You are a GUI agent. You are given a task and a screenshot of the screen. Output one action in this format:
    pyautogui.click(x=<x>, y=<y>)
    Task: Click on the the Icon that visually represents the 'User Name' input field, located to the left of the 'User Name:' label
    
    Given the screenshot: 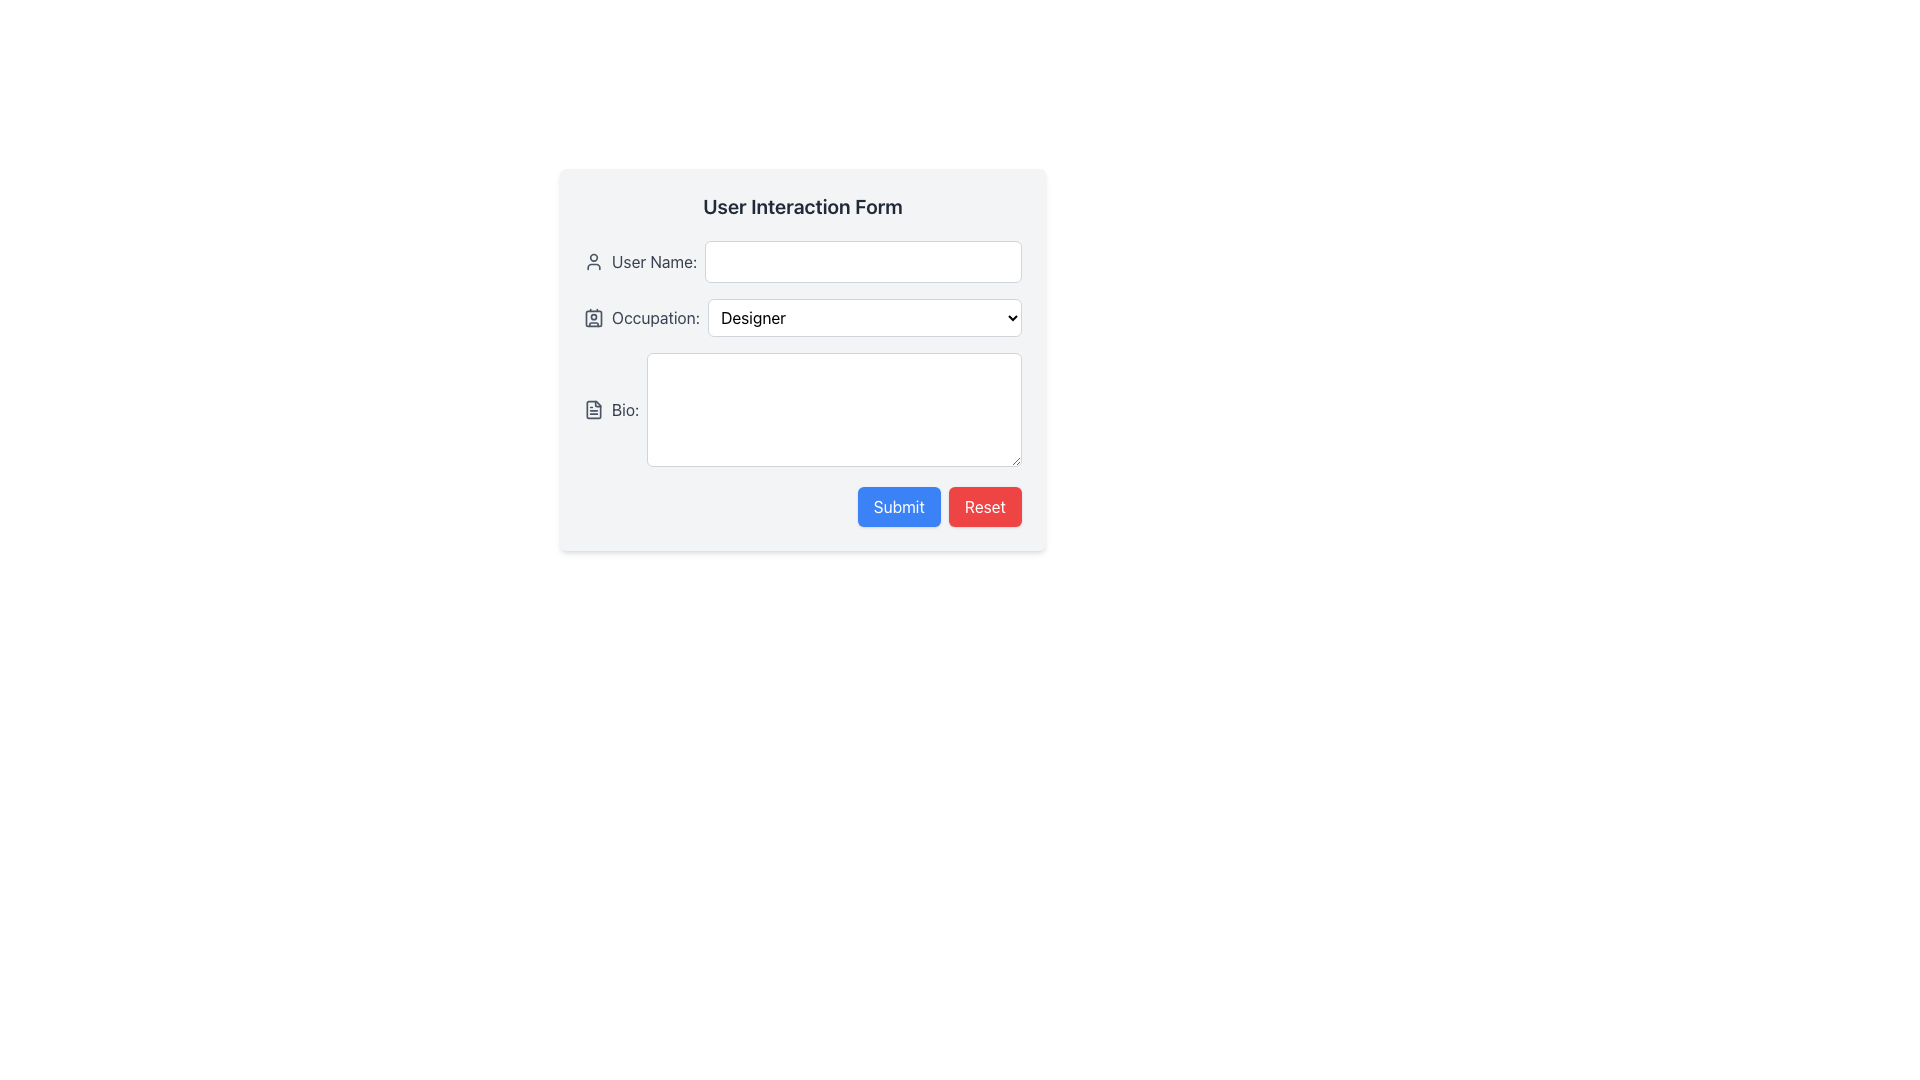 What is the action you would take?
    pyautogui.click(x=593, y=261)
    